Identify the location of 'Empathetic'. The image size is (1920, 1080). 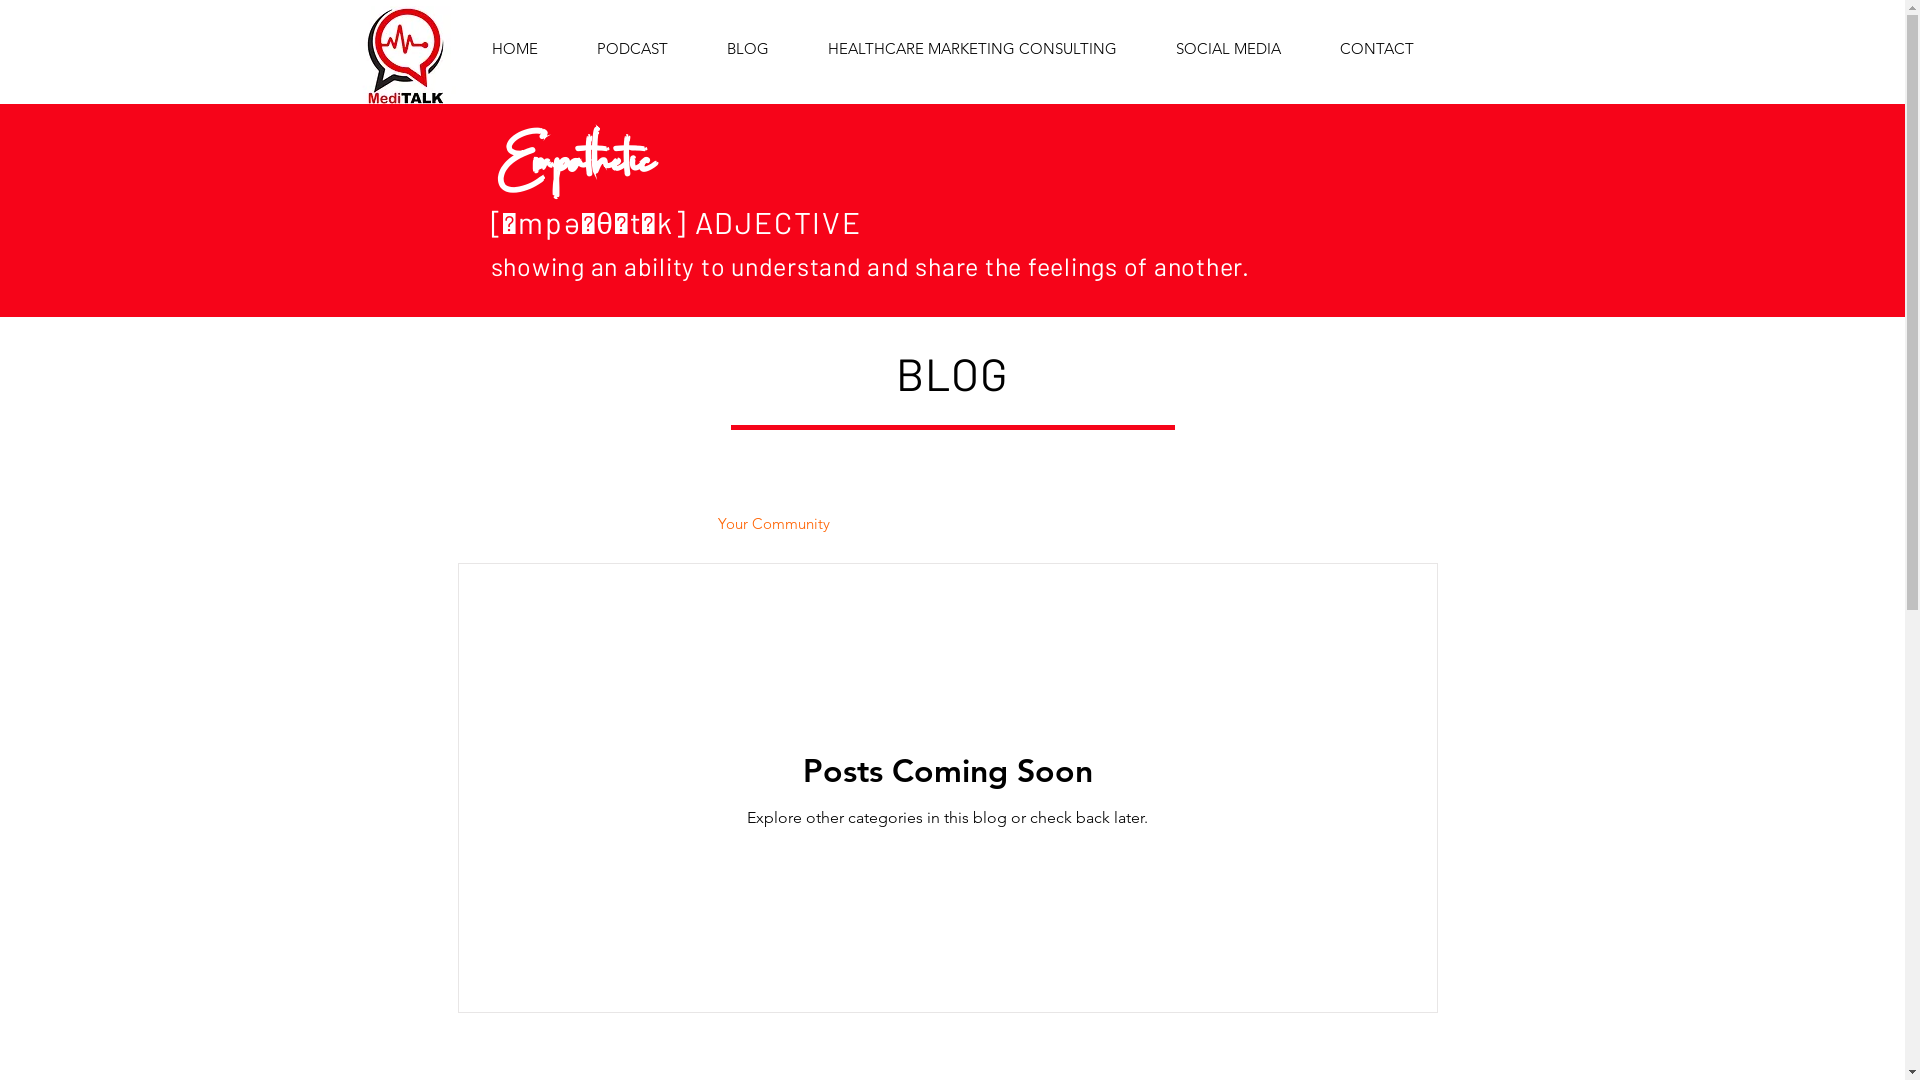
(574, 144).